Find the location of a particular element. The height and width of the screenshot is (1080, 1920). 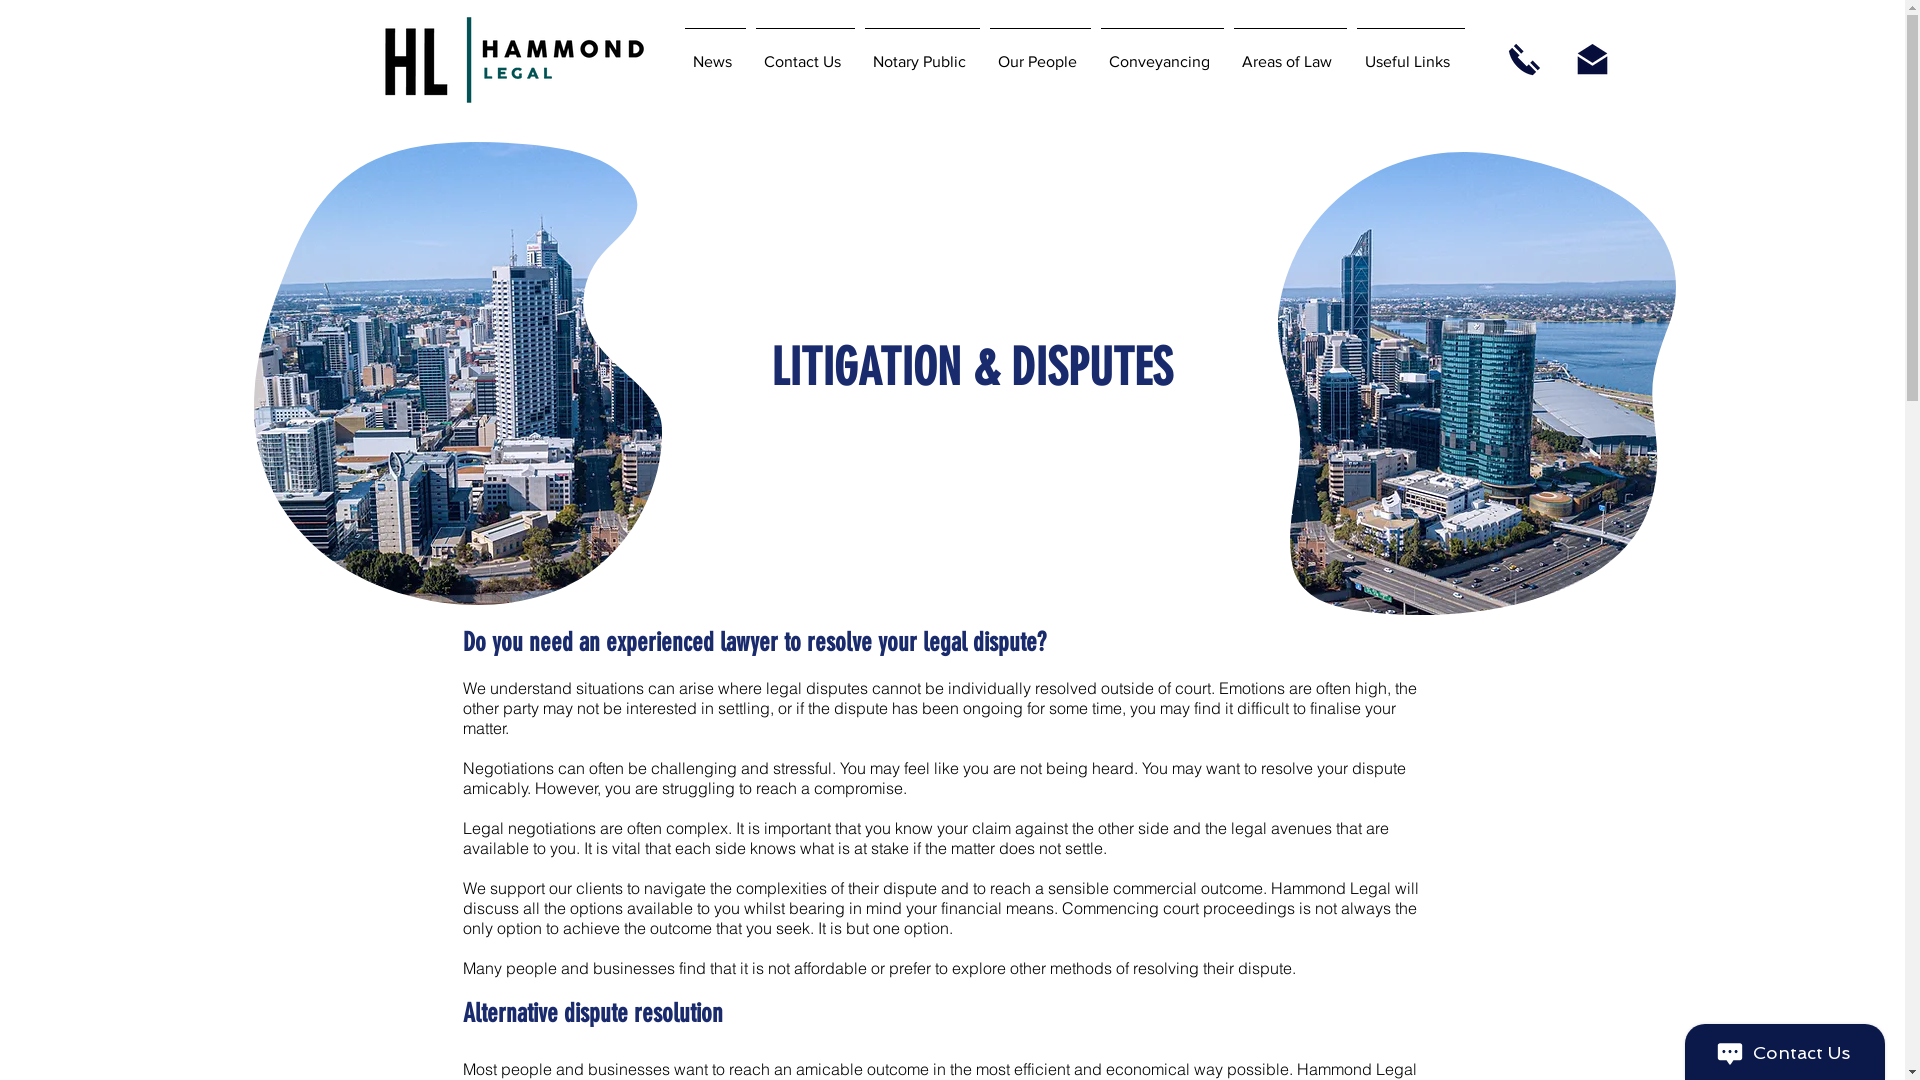

'Our People' is located at coordinates (1039, 52).